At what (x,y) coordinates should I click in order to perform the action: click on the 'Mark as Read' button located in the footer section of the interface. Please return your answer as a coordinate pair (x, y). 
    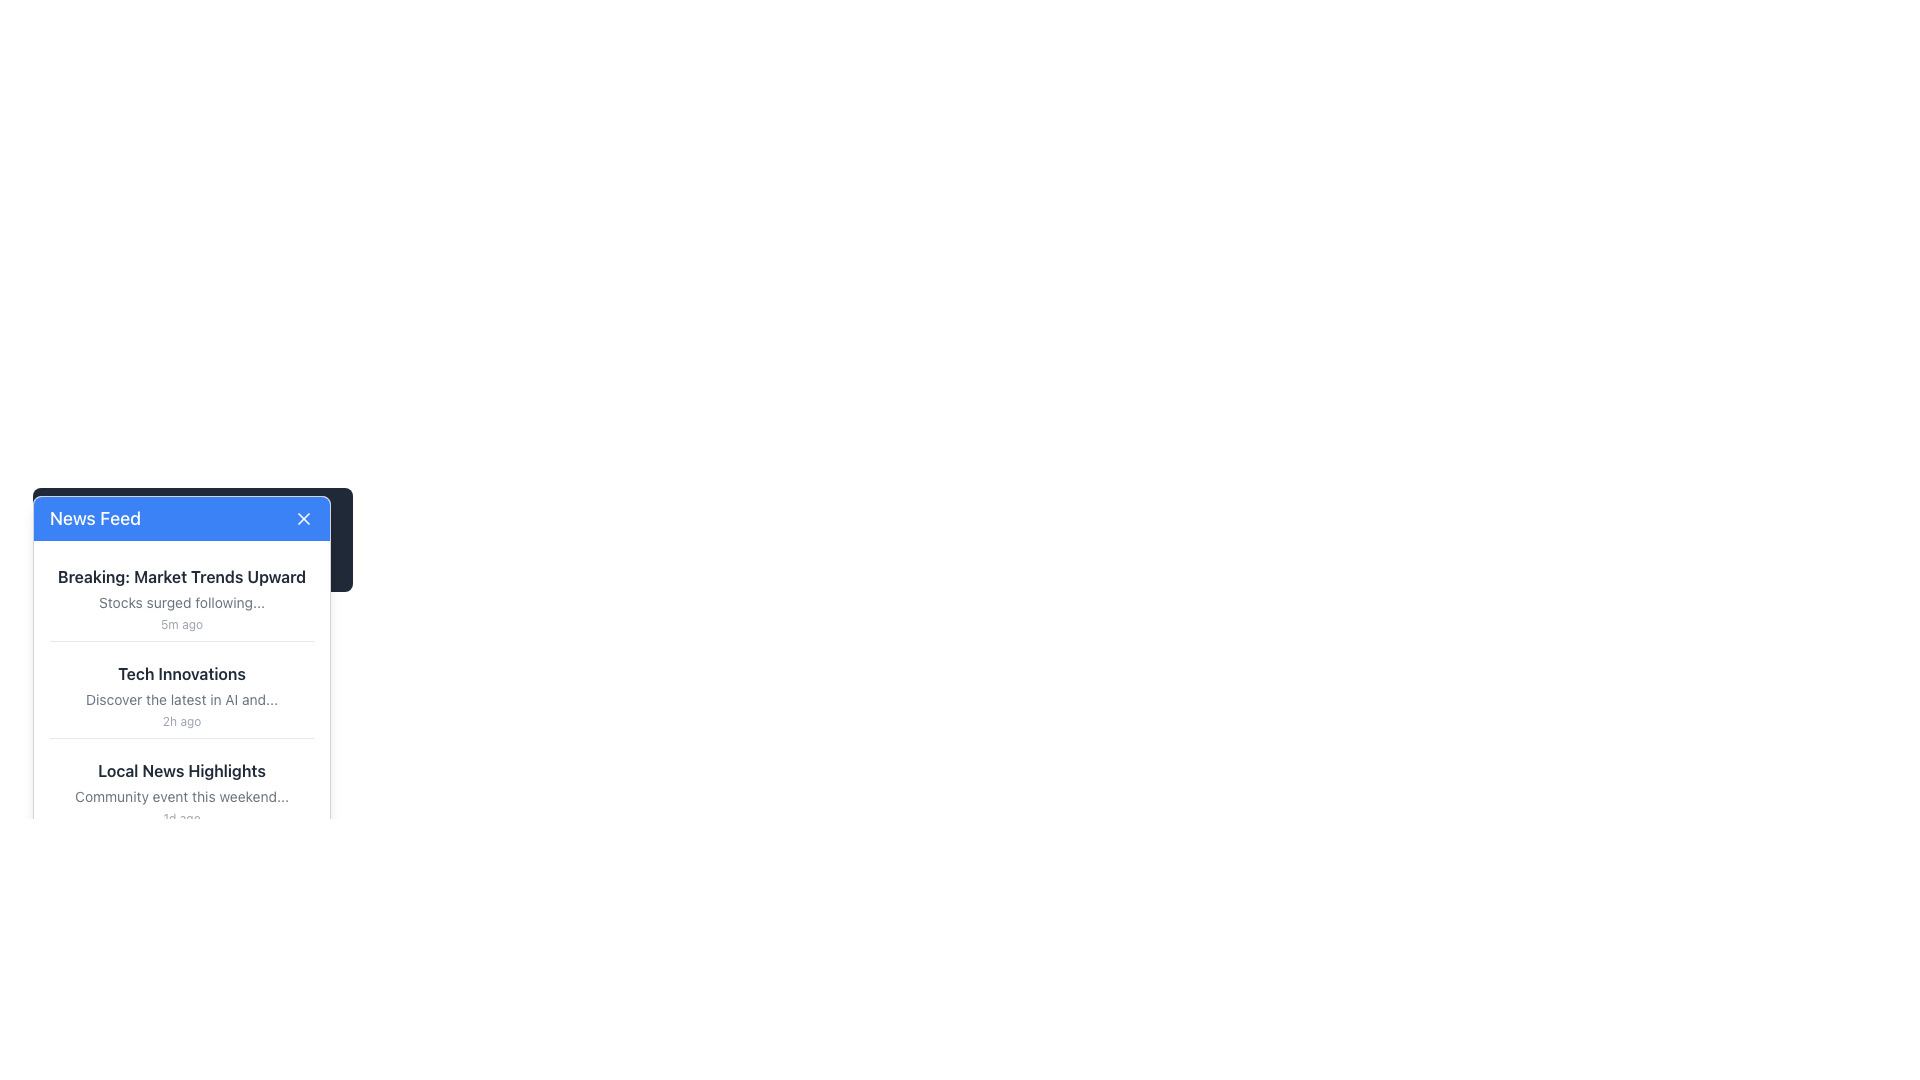
    Looking at the image, I should click on (262, 875).